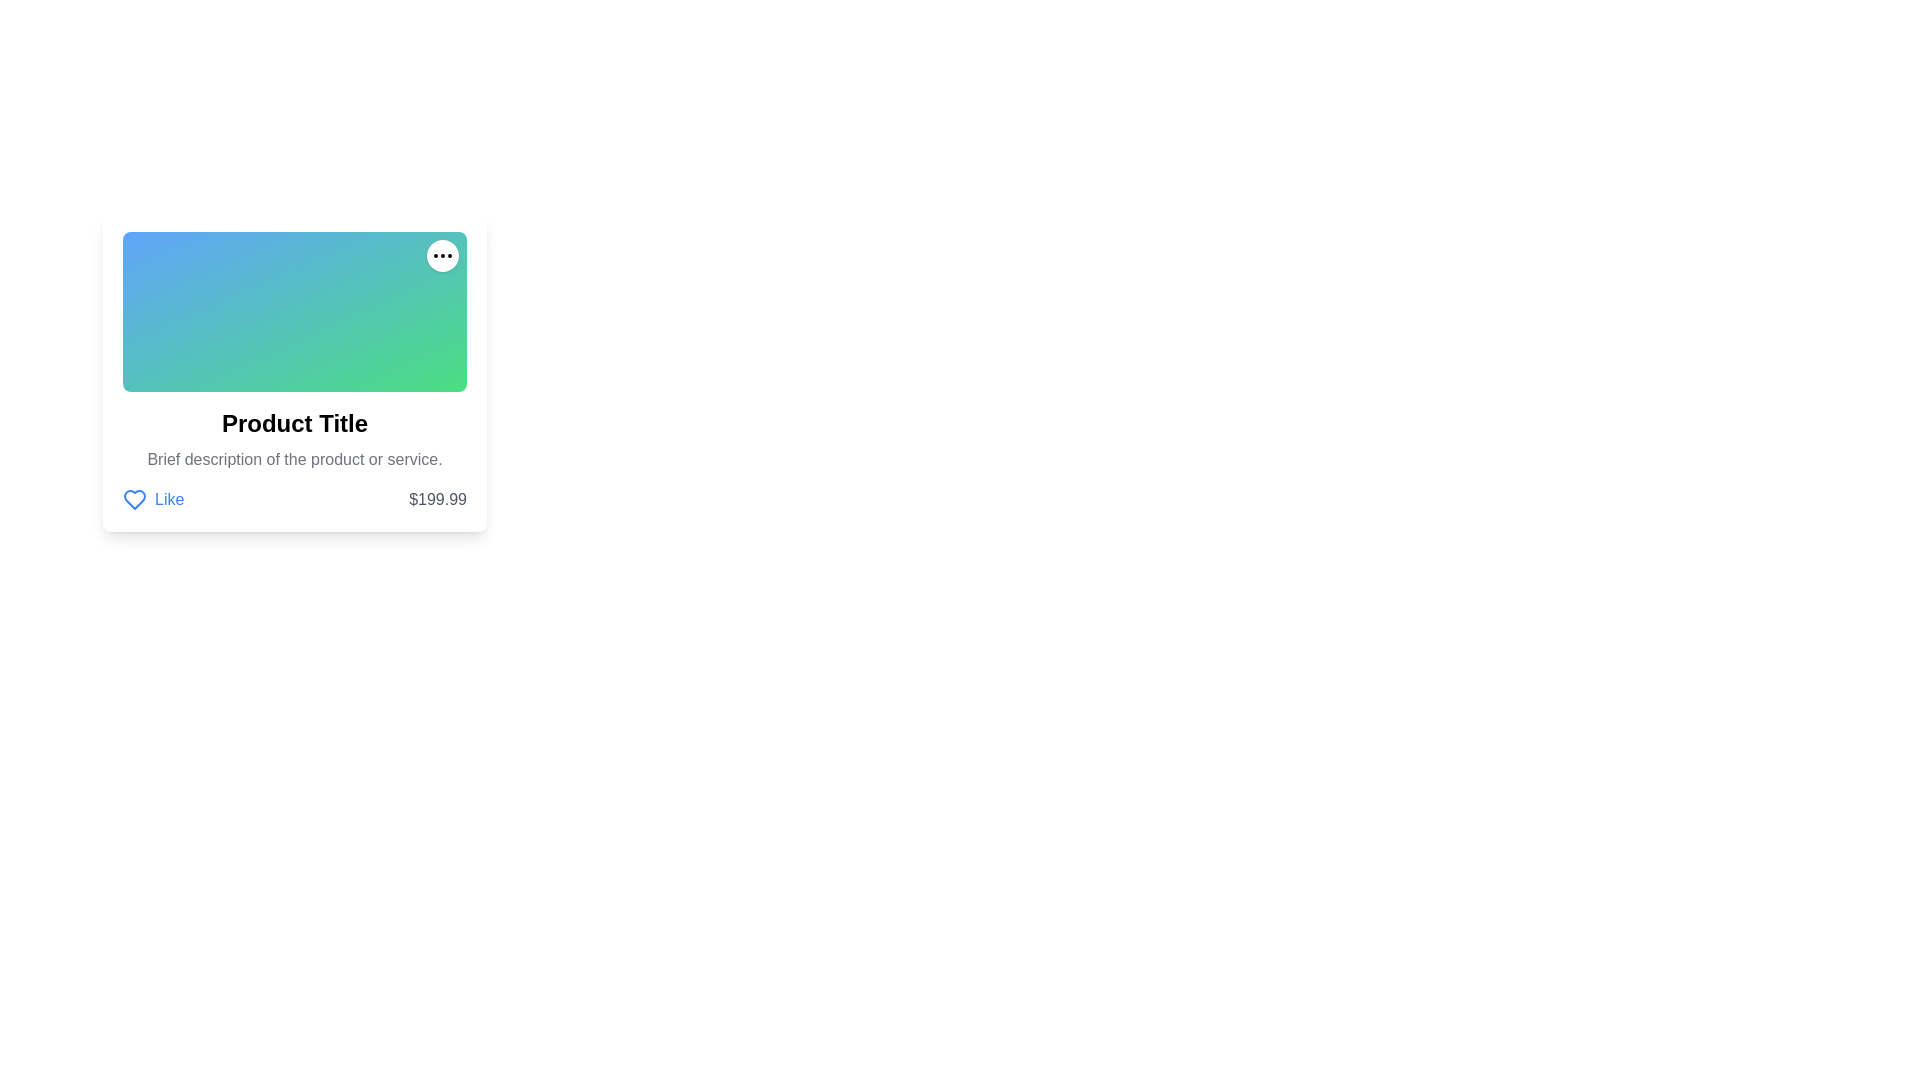 This screenshot has width=1920, height=1080. Describe the element at coordinates (441, 254) in the screenshot. I see `the circular button with a three-dot icon located at the top-right corner of the card` at that location.